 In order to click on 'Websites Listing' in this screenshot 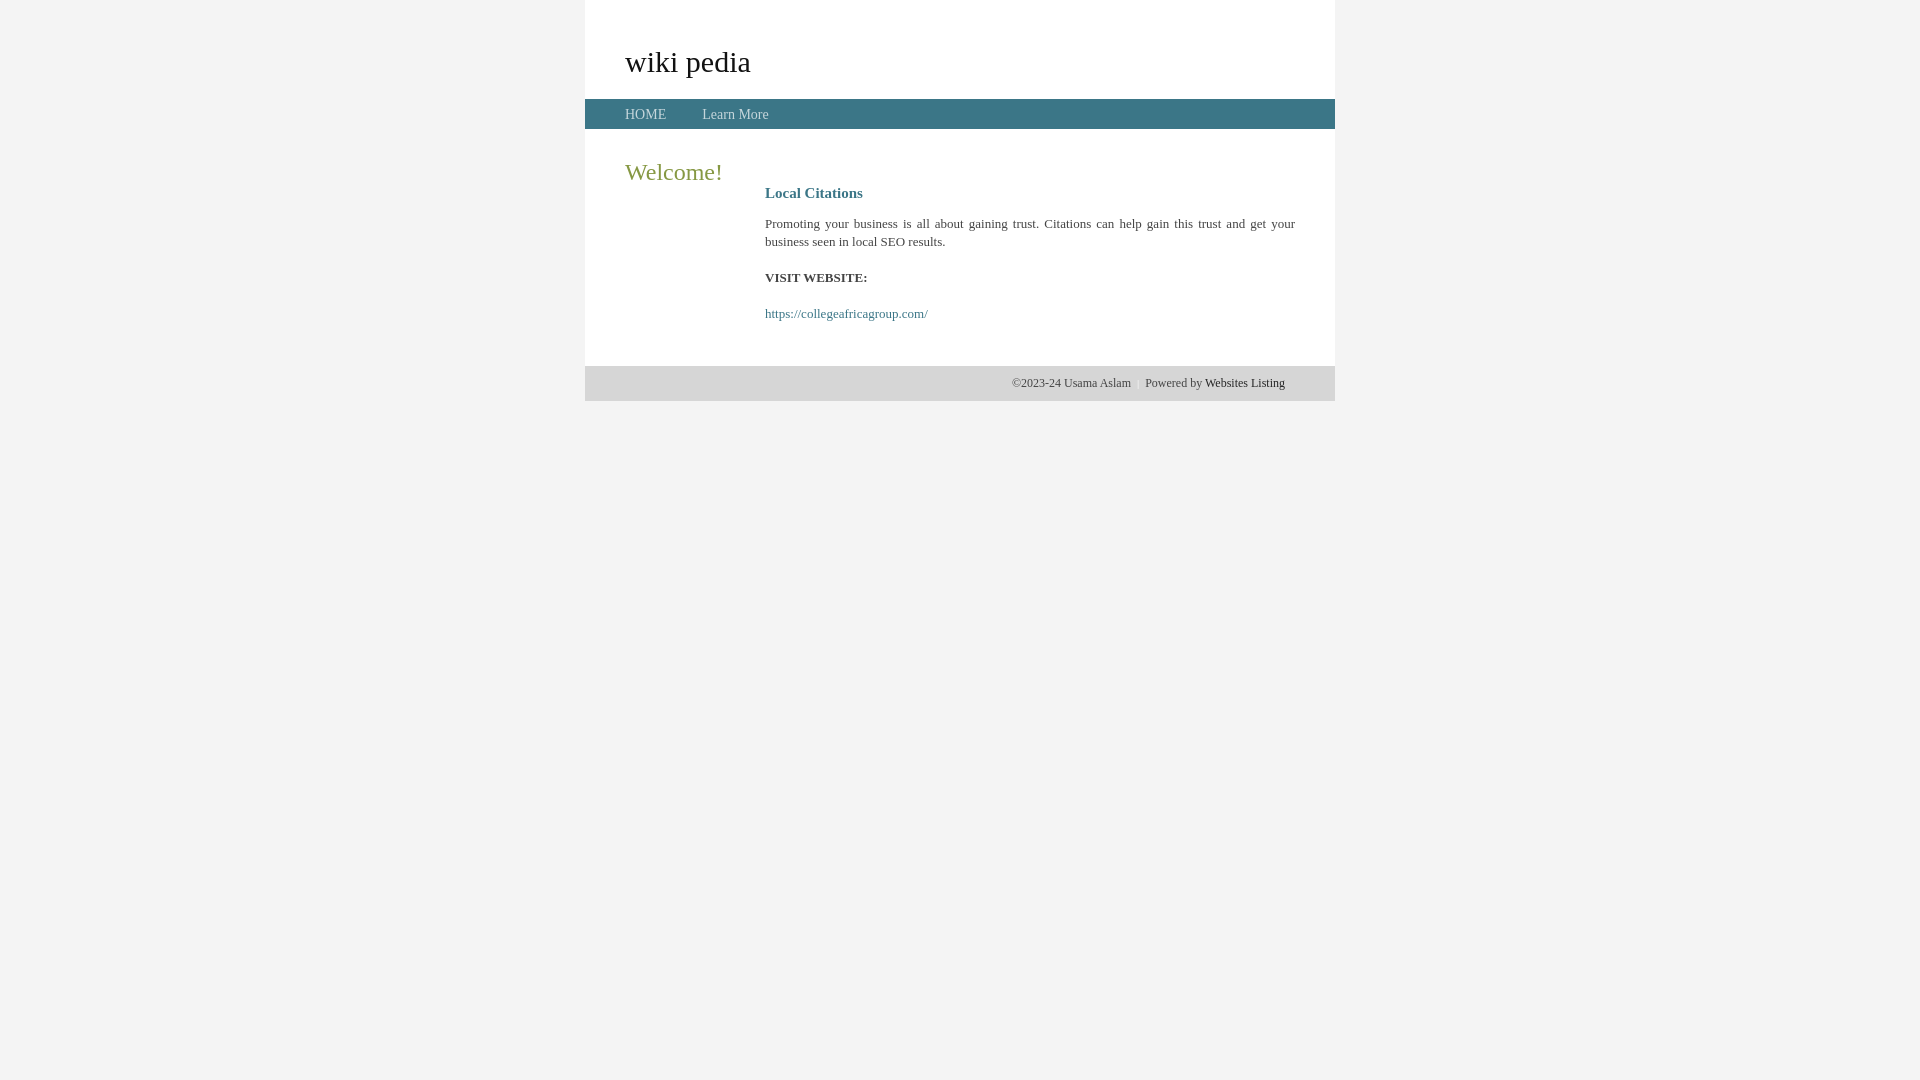, I will do `click(1243, 382)`.